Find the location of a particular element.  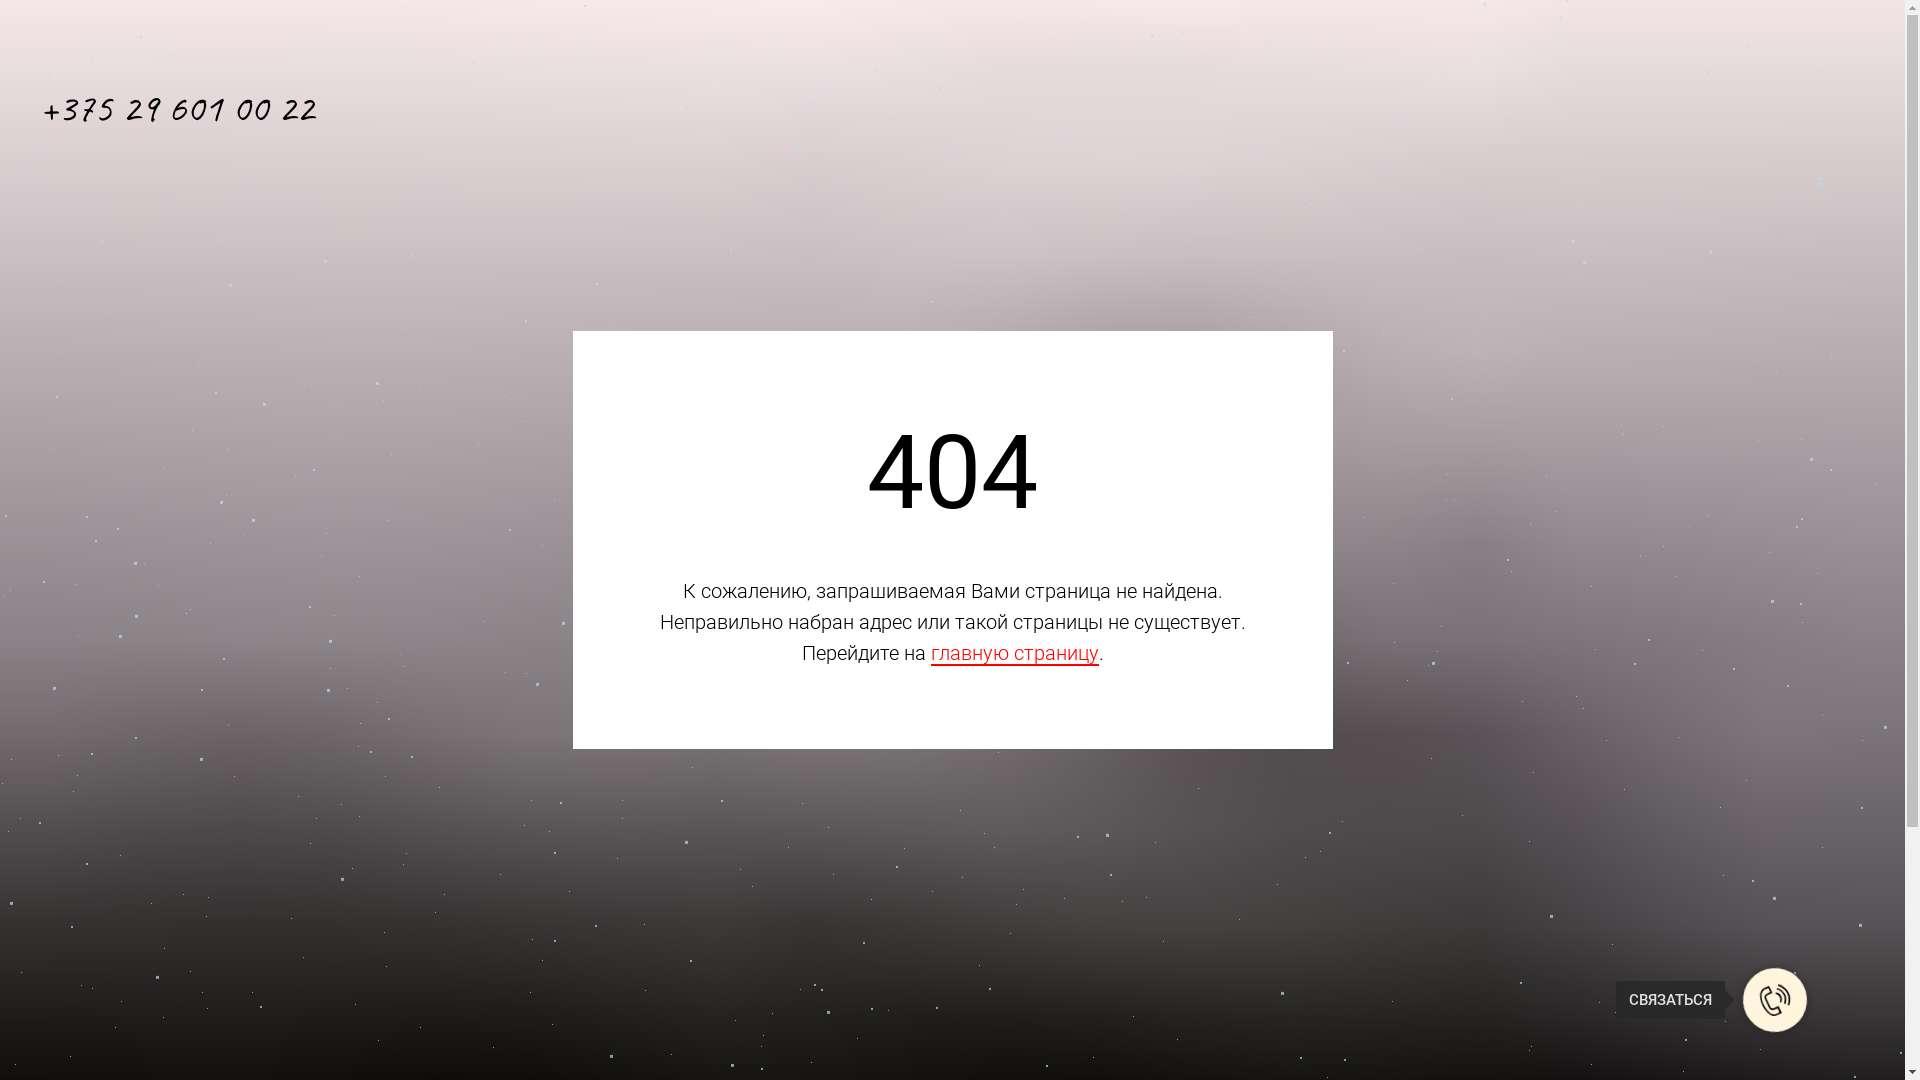

'+375 29 601 00 22' is located at coordinates (177, 108).